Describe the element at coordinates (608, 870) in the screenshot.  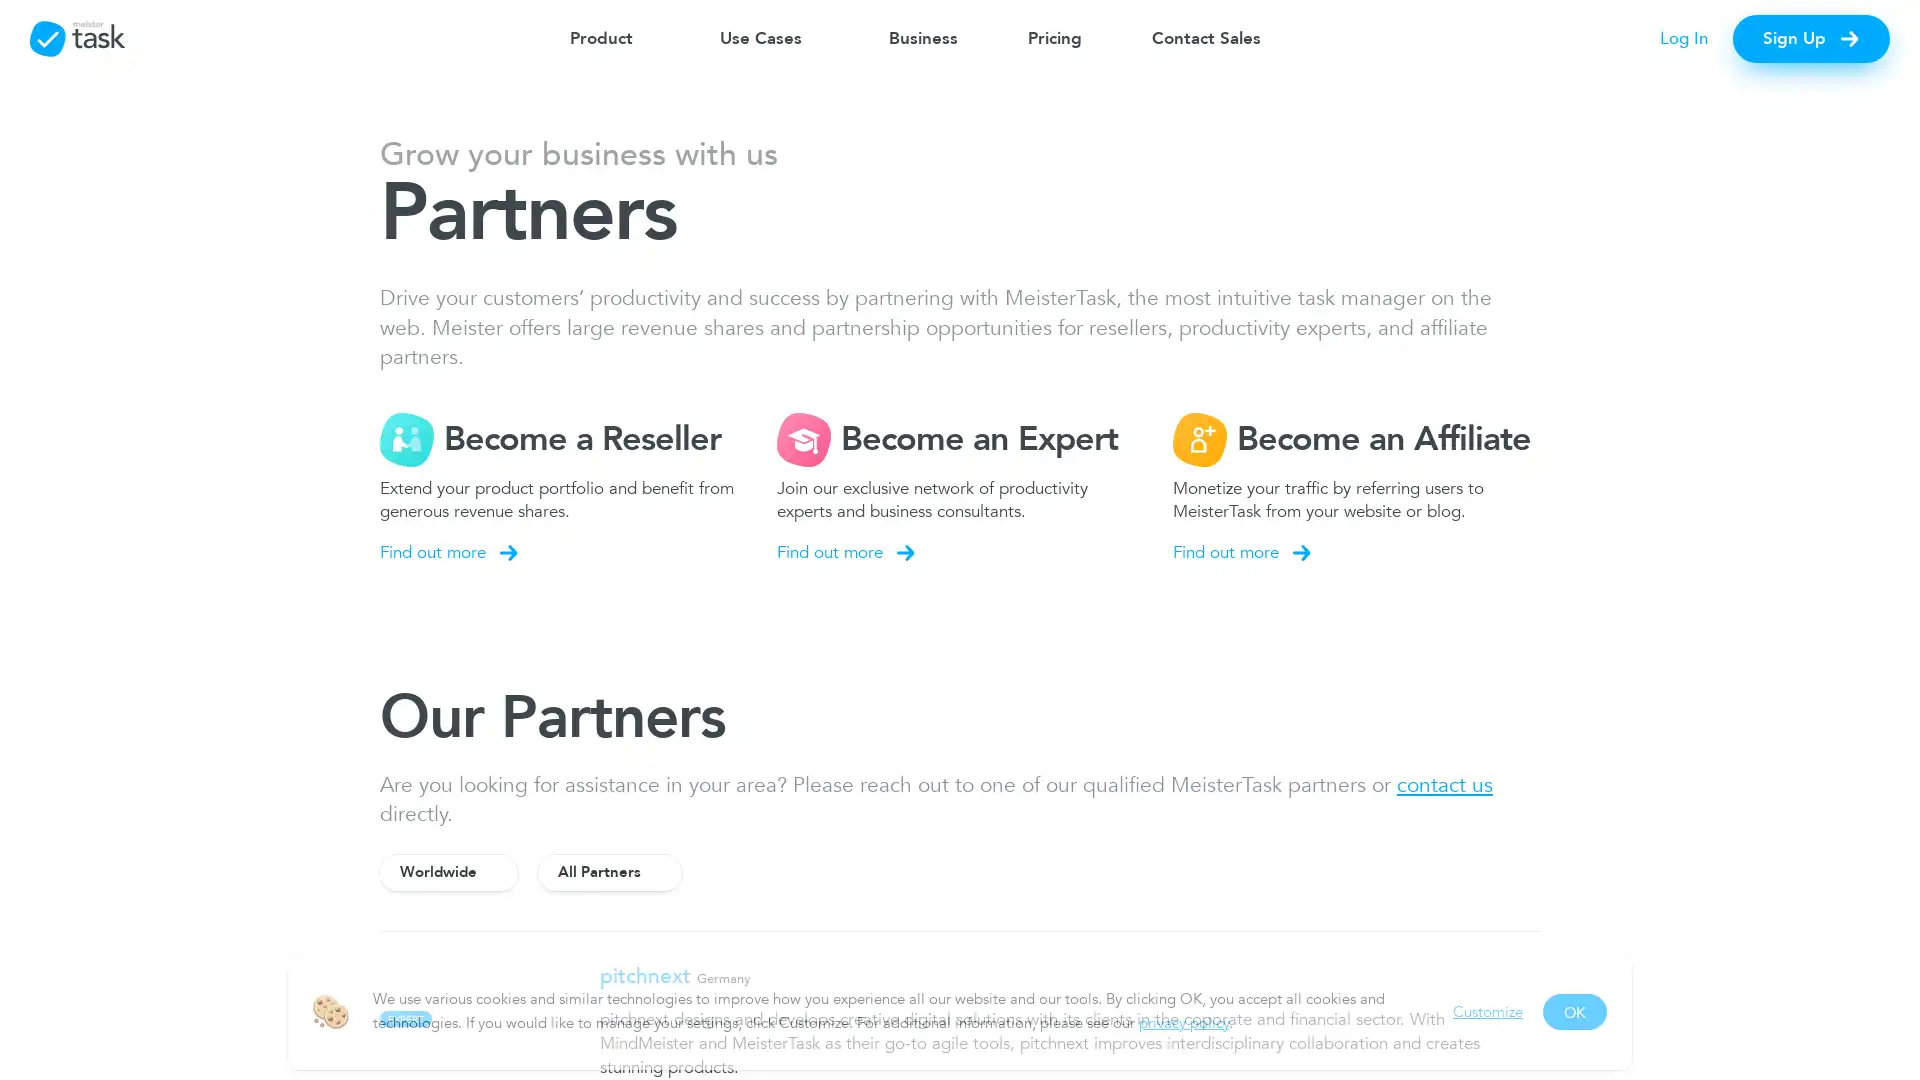
I see `All Partners Arrow down` at that location.